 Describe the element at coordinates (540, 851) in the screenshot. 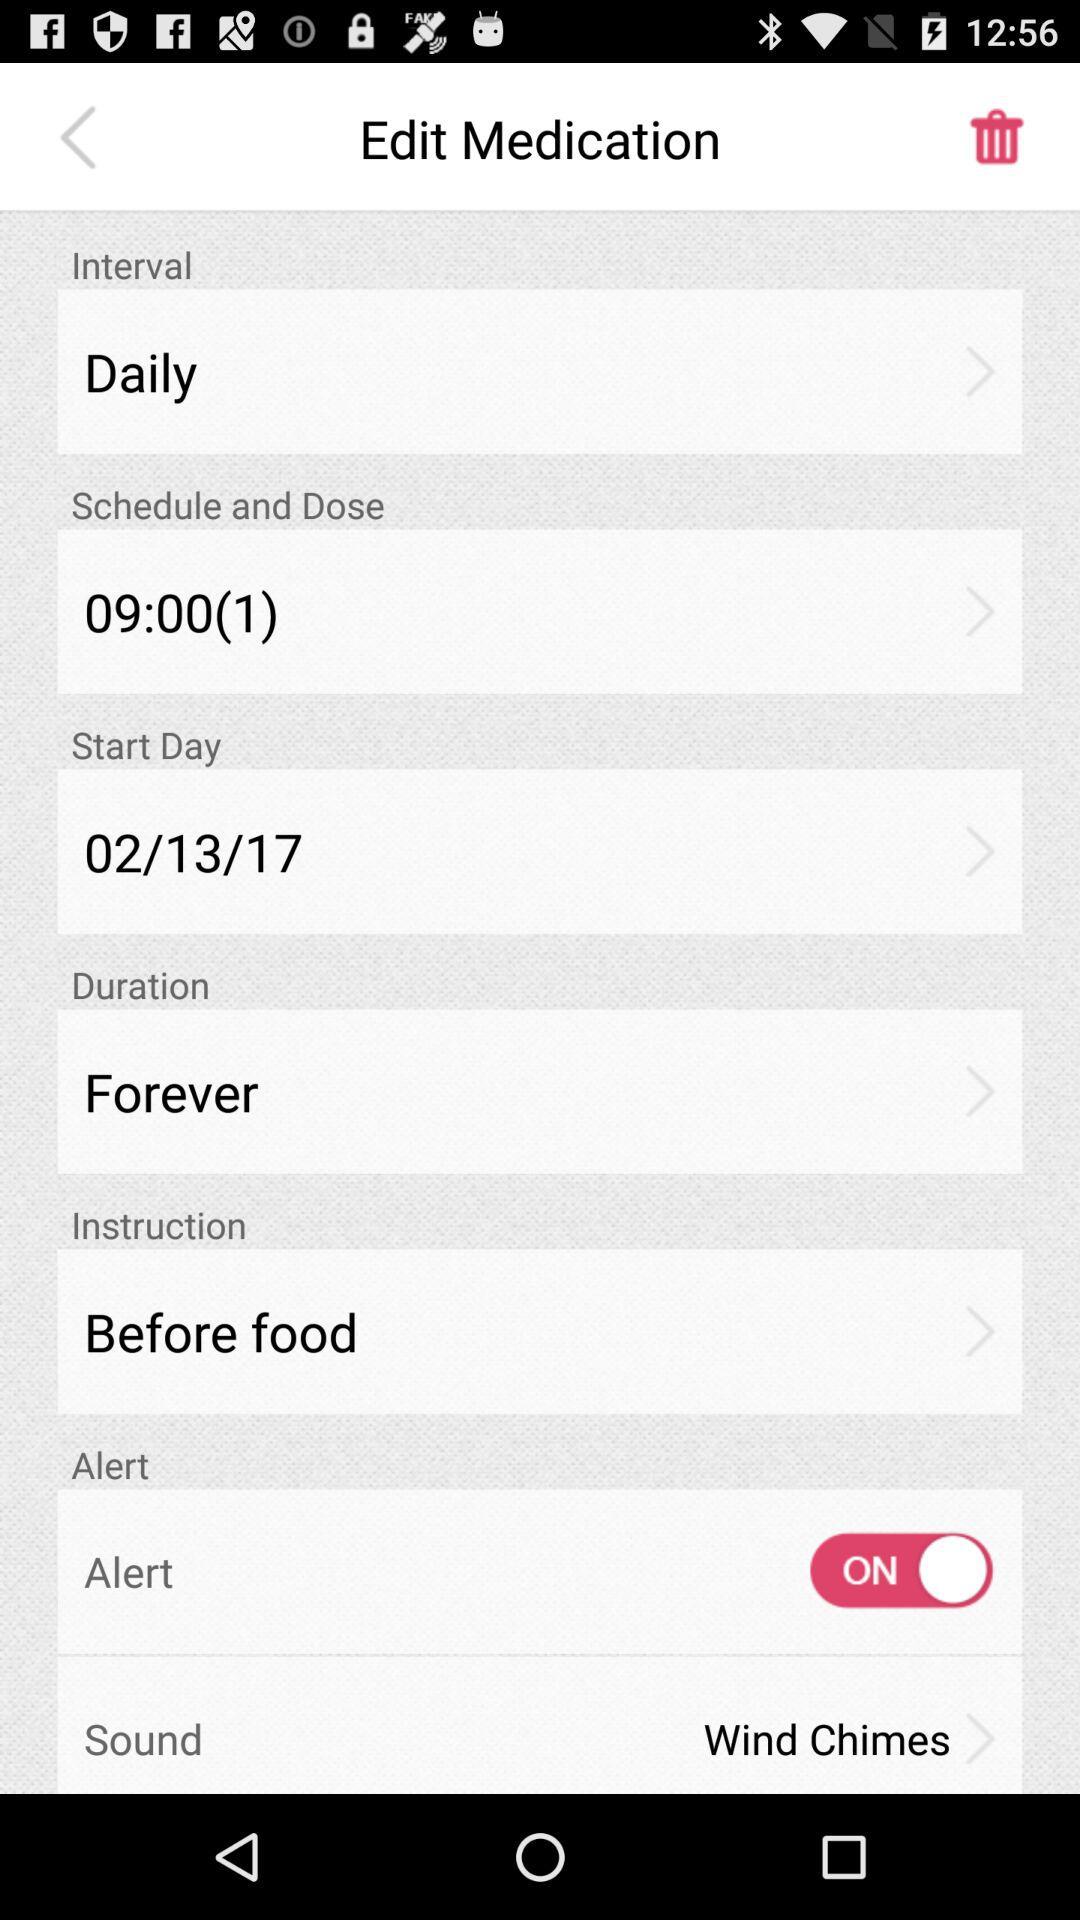

I see `the icon below start day icon` at that location.